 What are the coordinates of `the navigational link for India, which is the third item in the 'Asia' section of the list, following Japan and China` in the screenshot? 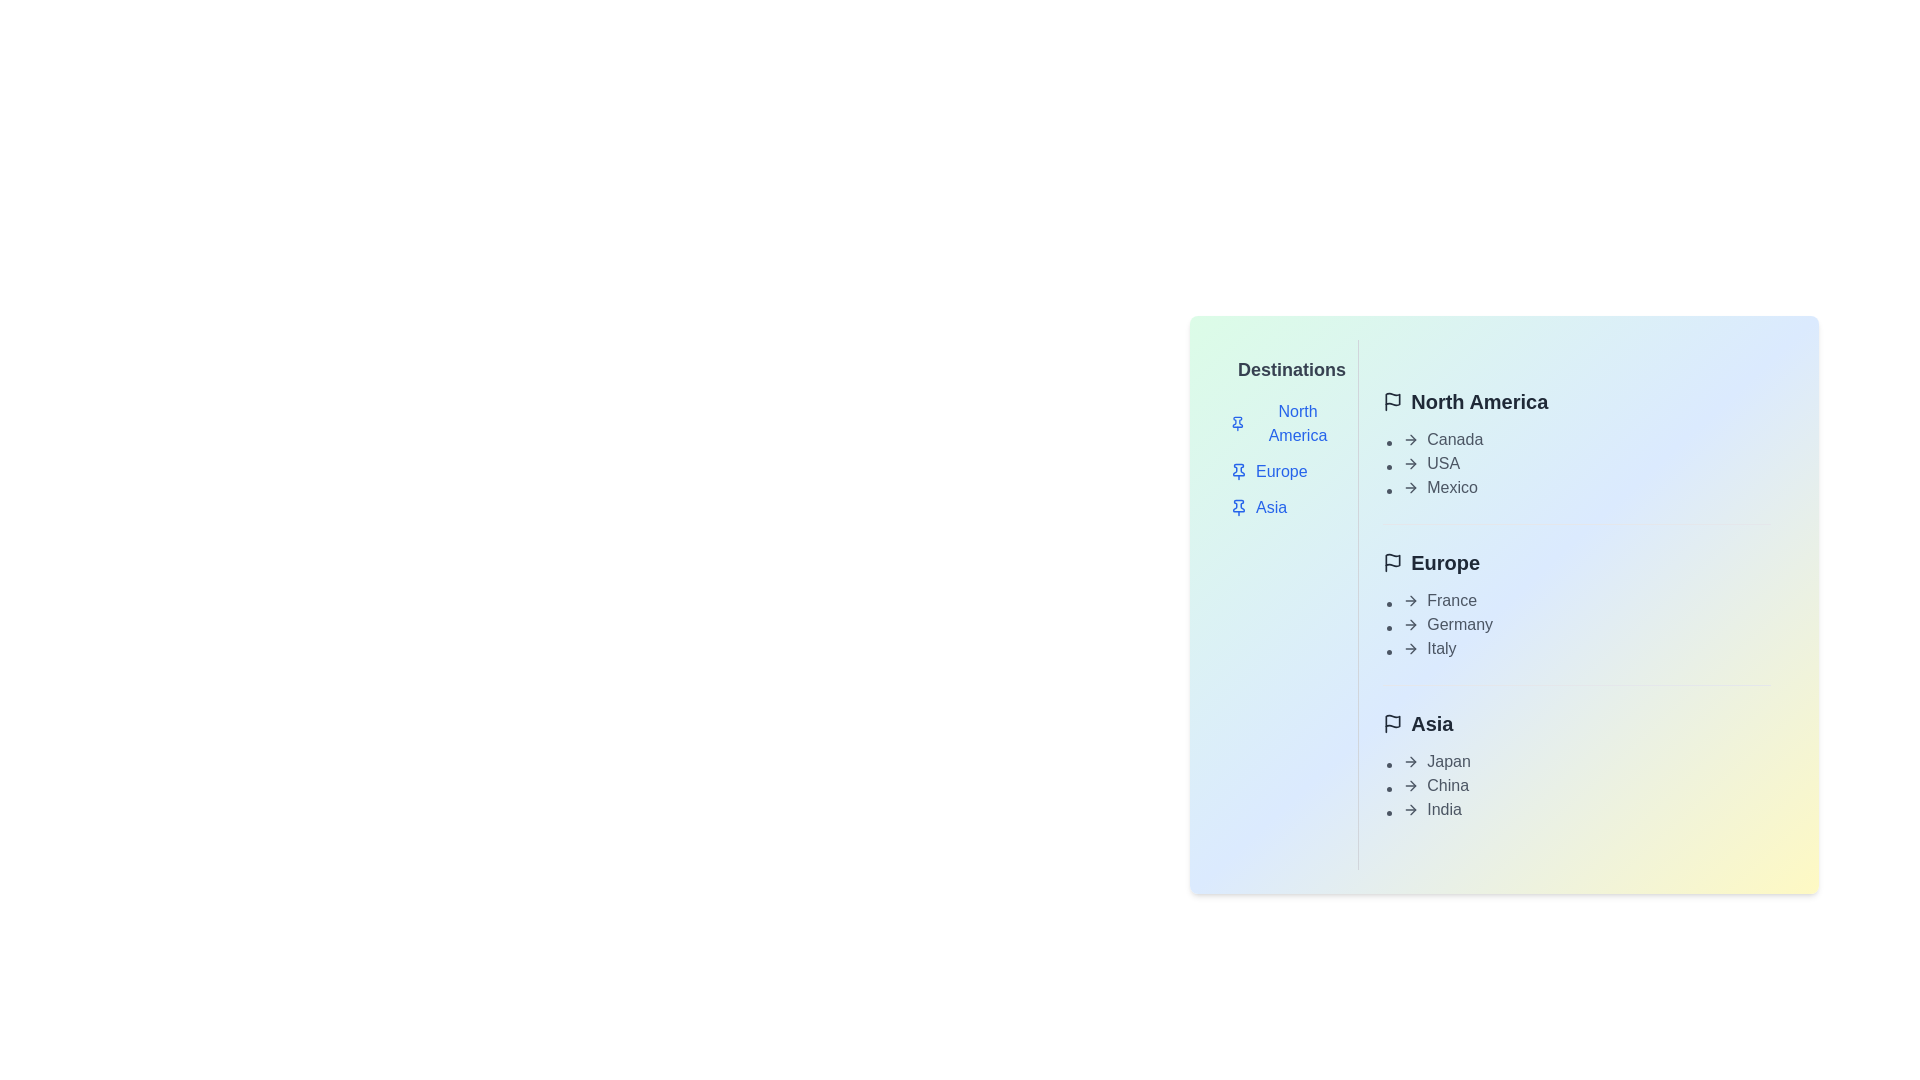 It's located at (1586, 810).